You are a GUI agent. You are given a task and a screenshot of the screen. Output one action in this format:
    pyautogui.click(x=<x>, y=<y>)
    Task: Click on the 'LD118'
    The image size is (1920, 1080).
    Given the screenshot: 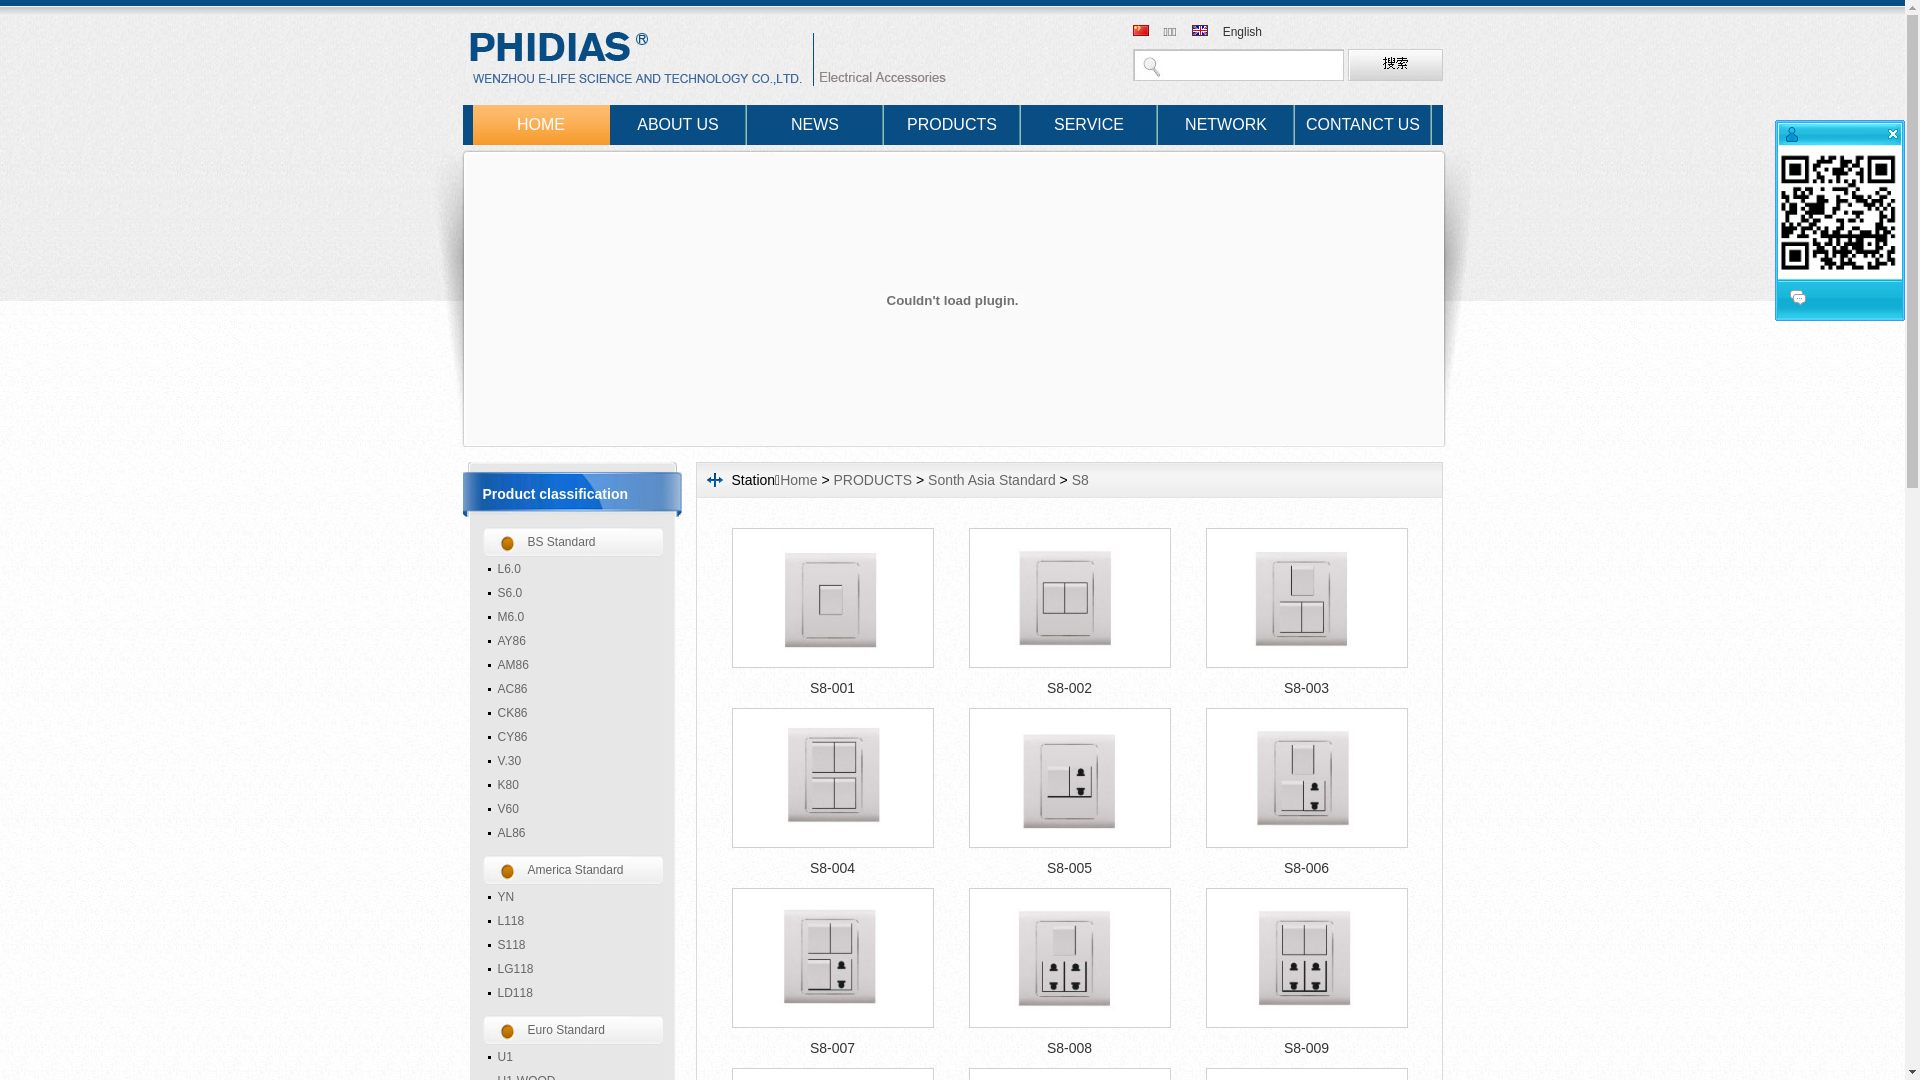 What is the action you would take?
    pyautogui.click(x=573, y=992)
    